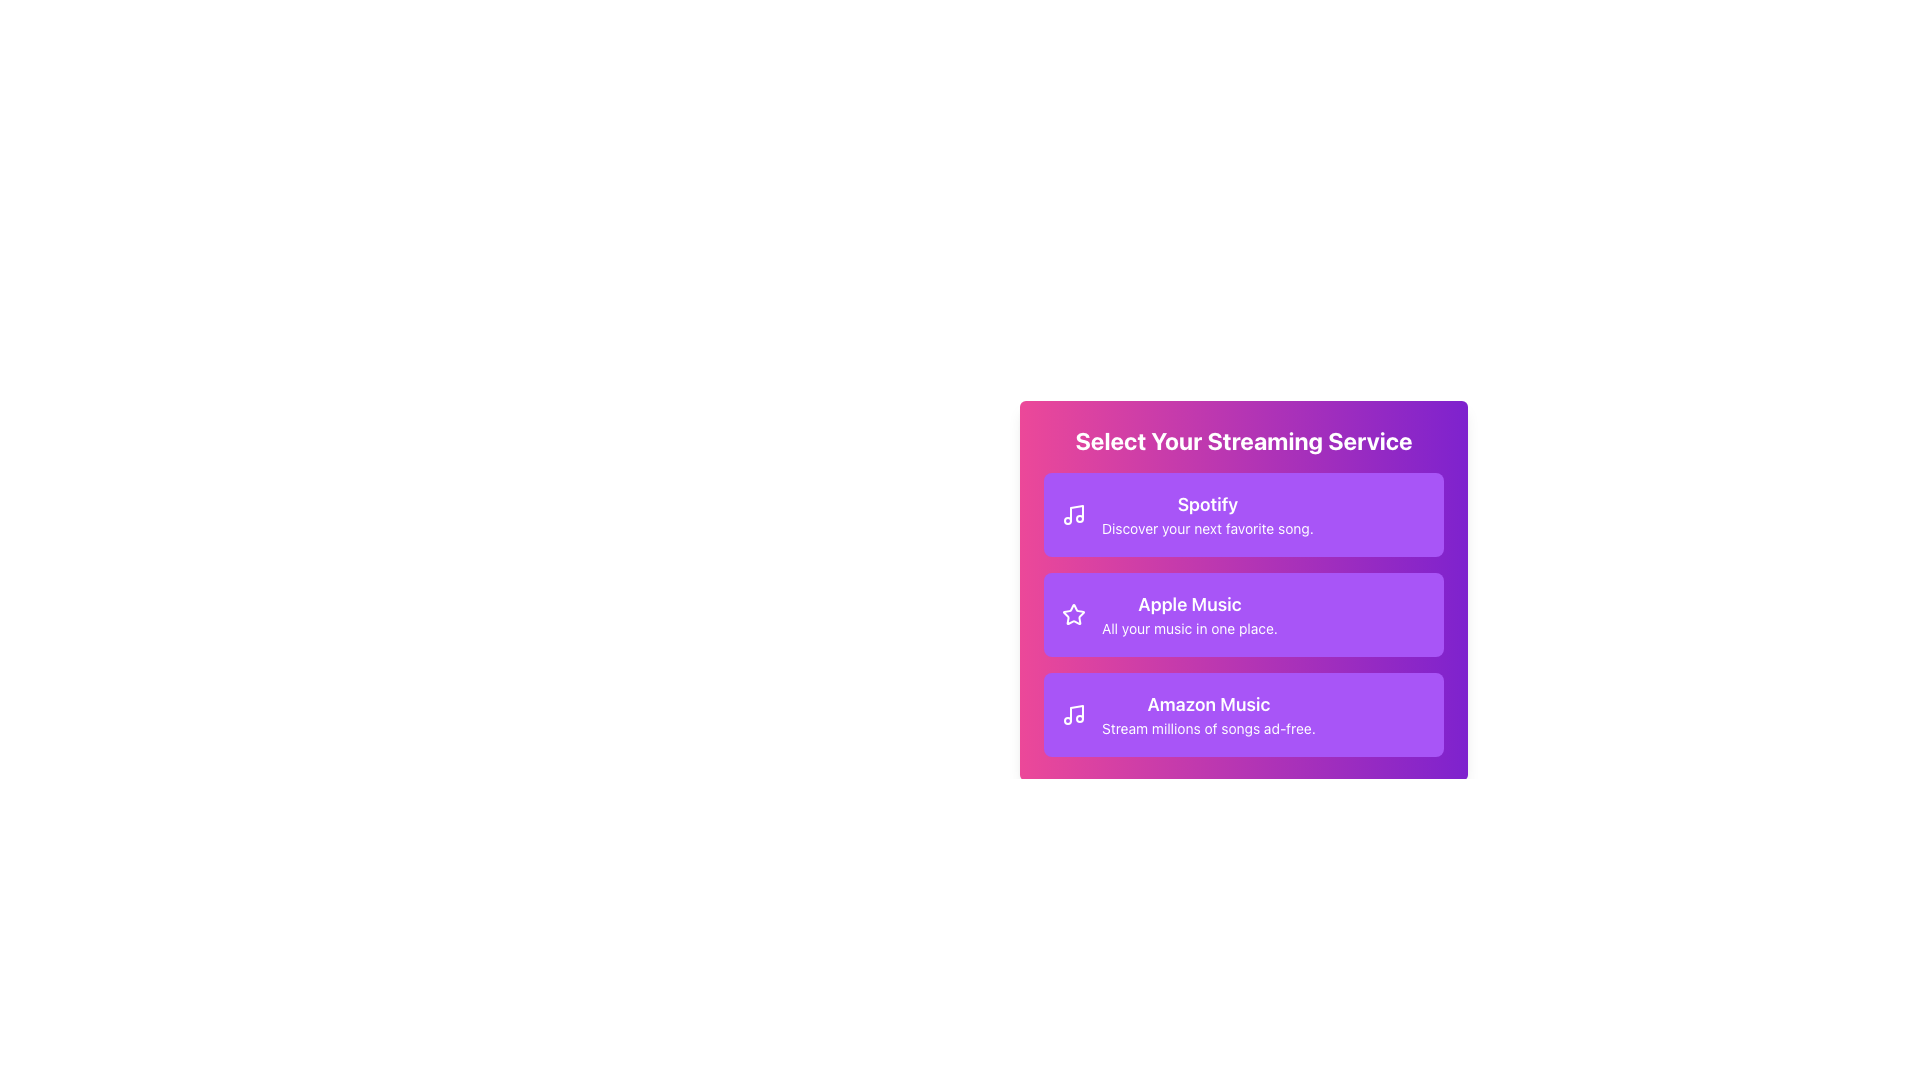  I want to click on descriptive subtitle text located below the 'Apple Music' title, which is centrally positioned within the middle option of the three choices, so click(1190, 627).